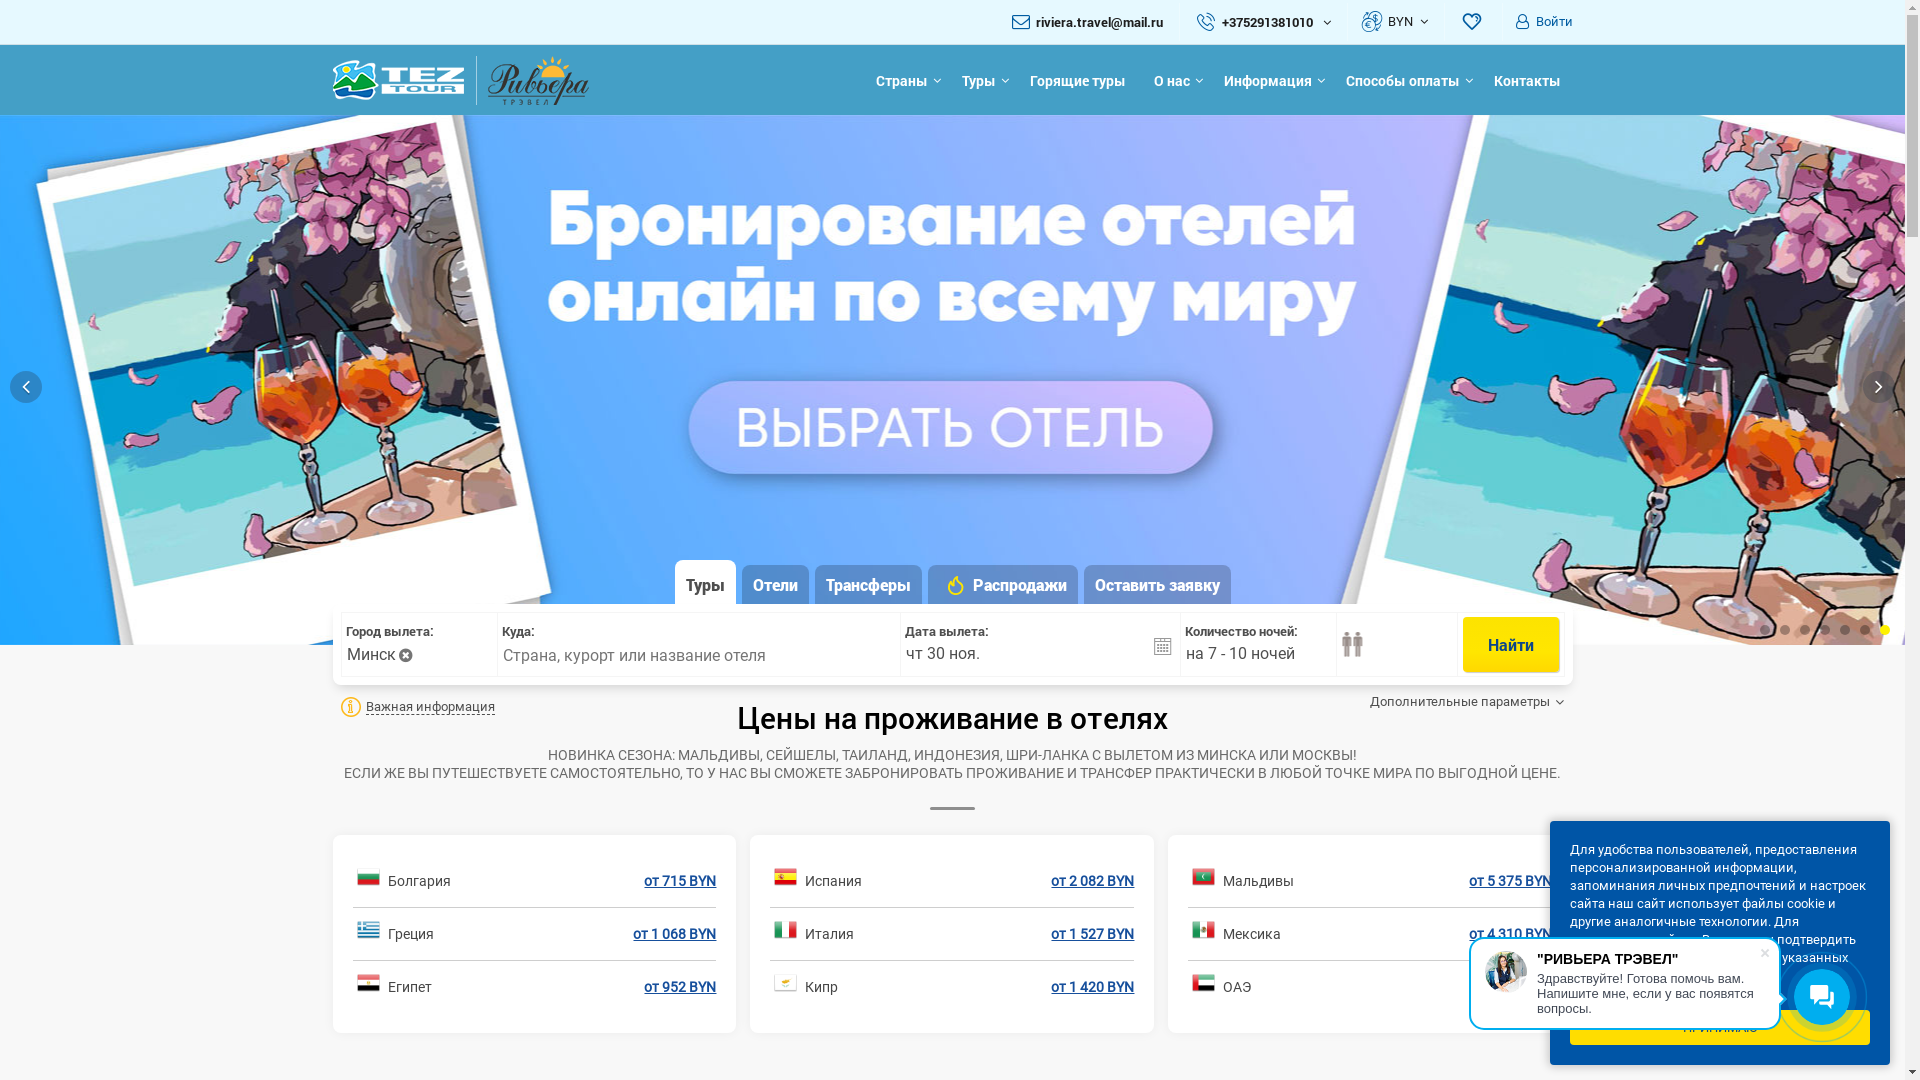 This screenshot has width=1920, height=1080. I want to click on '6', so click(1859, 628).